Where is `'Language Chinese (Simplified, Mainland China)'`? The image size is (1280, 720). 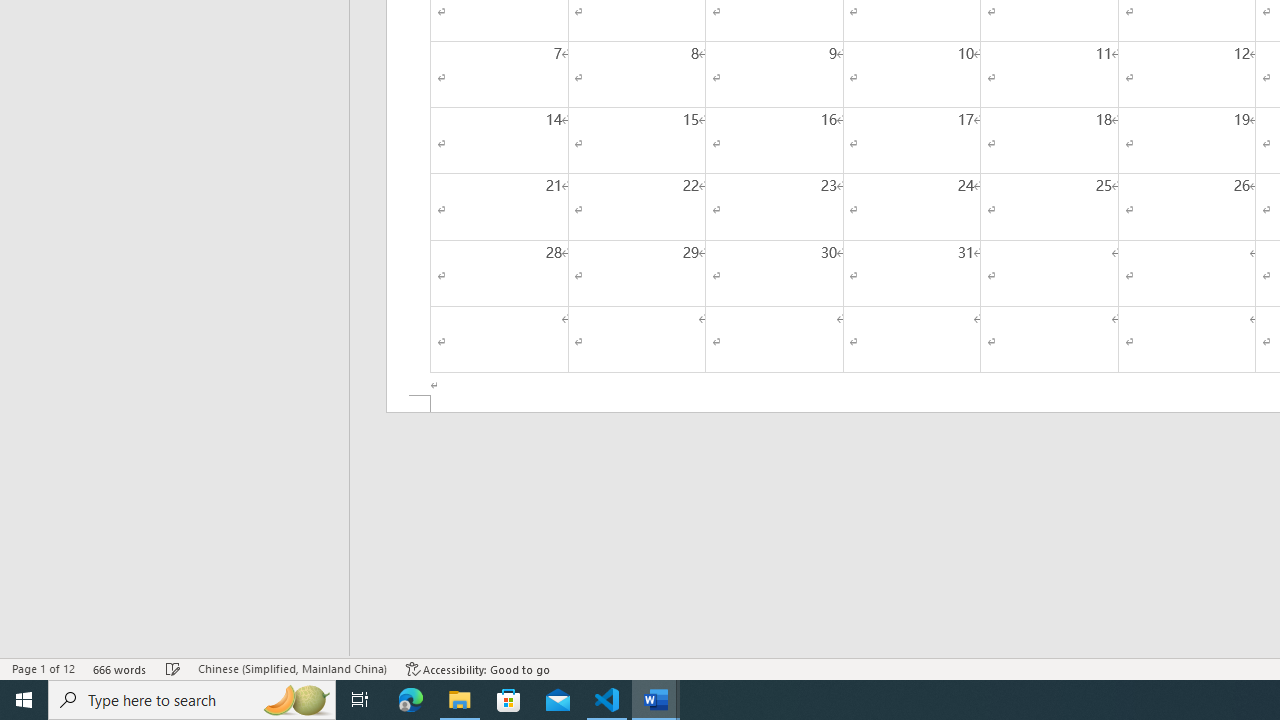
'Language Chinese (Simplified, Mainland China)' is located at coordinates (291, 669).